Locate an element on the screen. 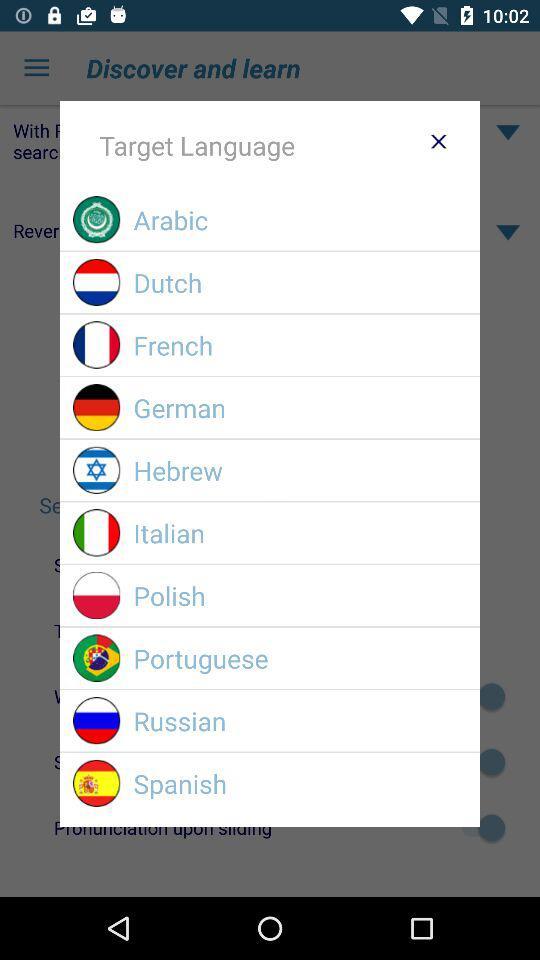 This screenshot has height=960, width=540. the item above spanish is located at coordinates (299, 720).